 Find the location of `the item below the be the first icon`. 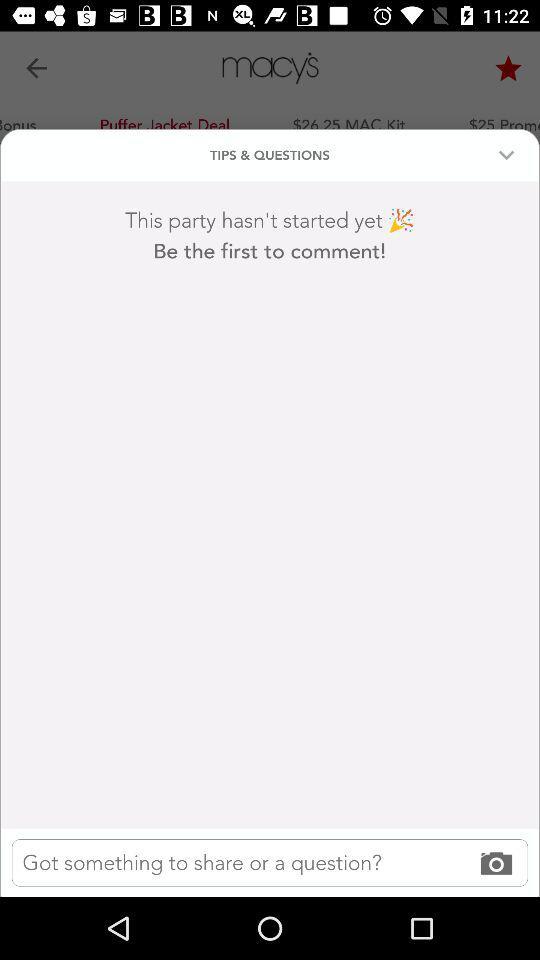

the item below the be the first icon is located at coordinates (270, 861).